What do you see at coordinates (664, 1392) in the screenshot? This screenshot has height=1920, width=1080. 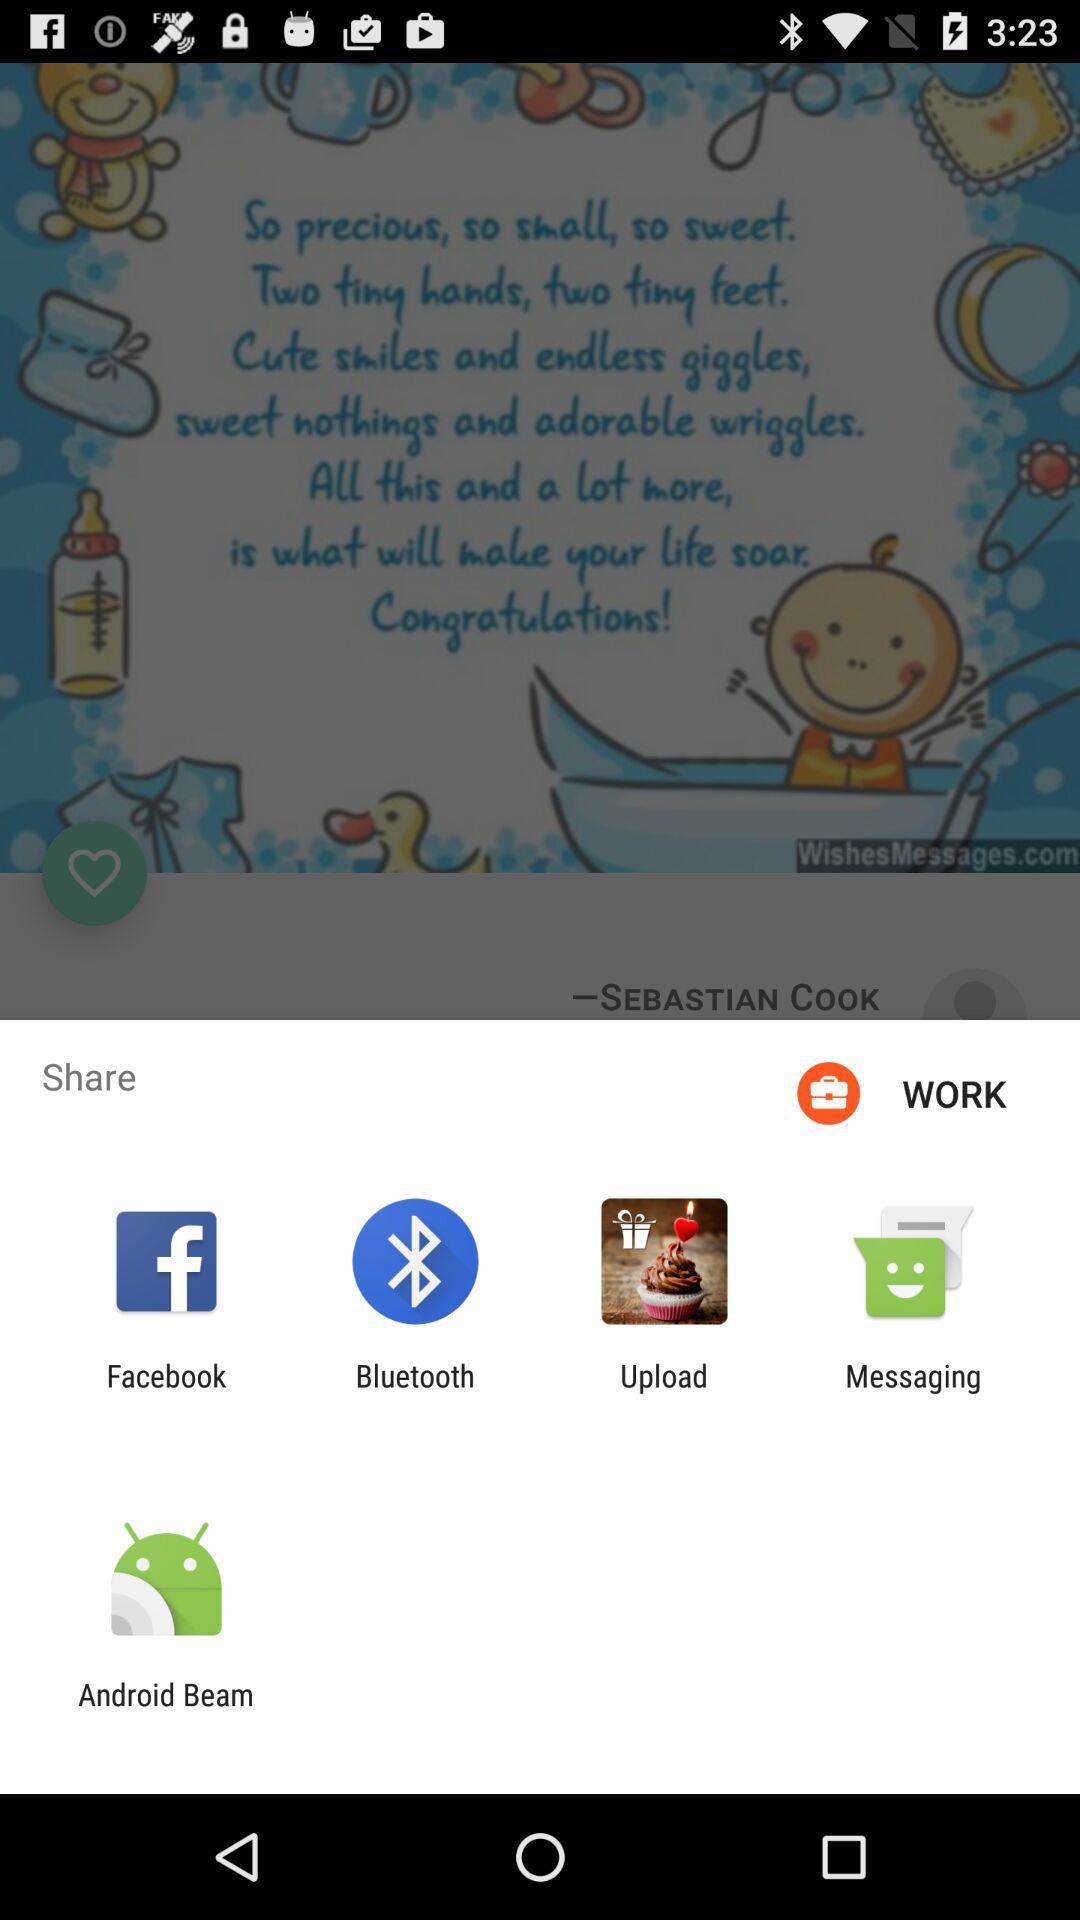 I see `icon to the left of messaging icon` at bounding box center [664, 1392].